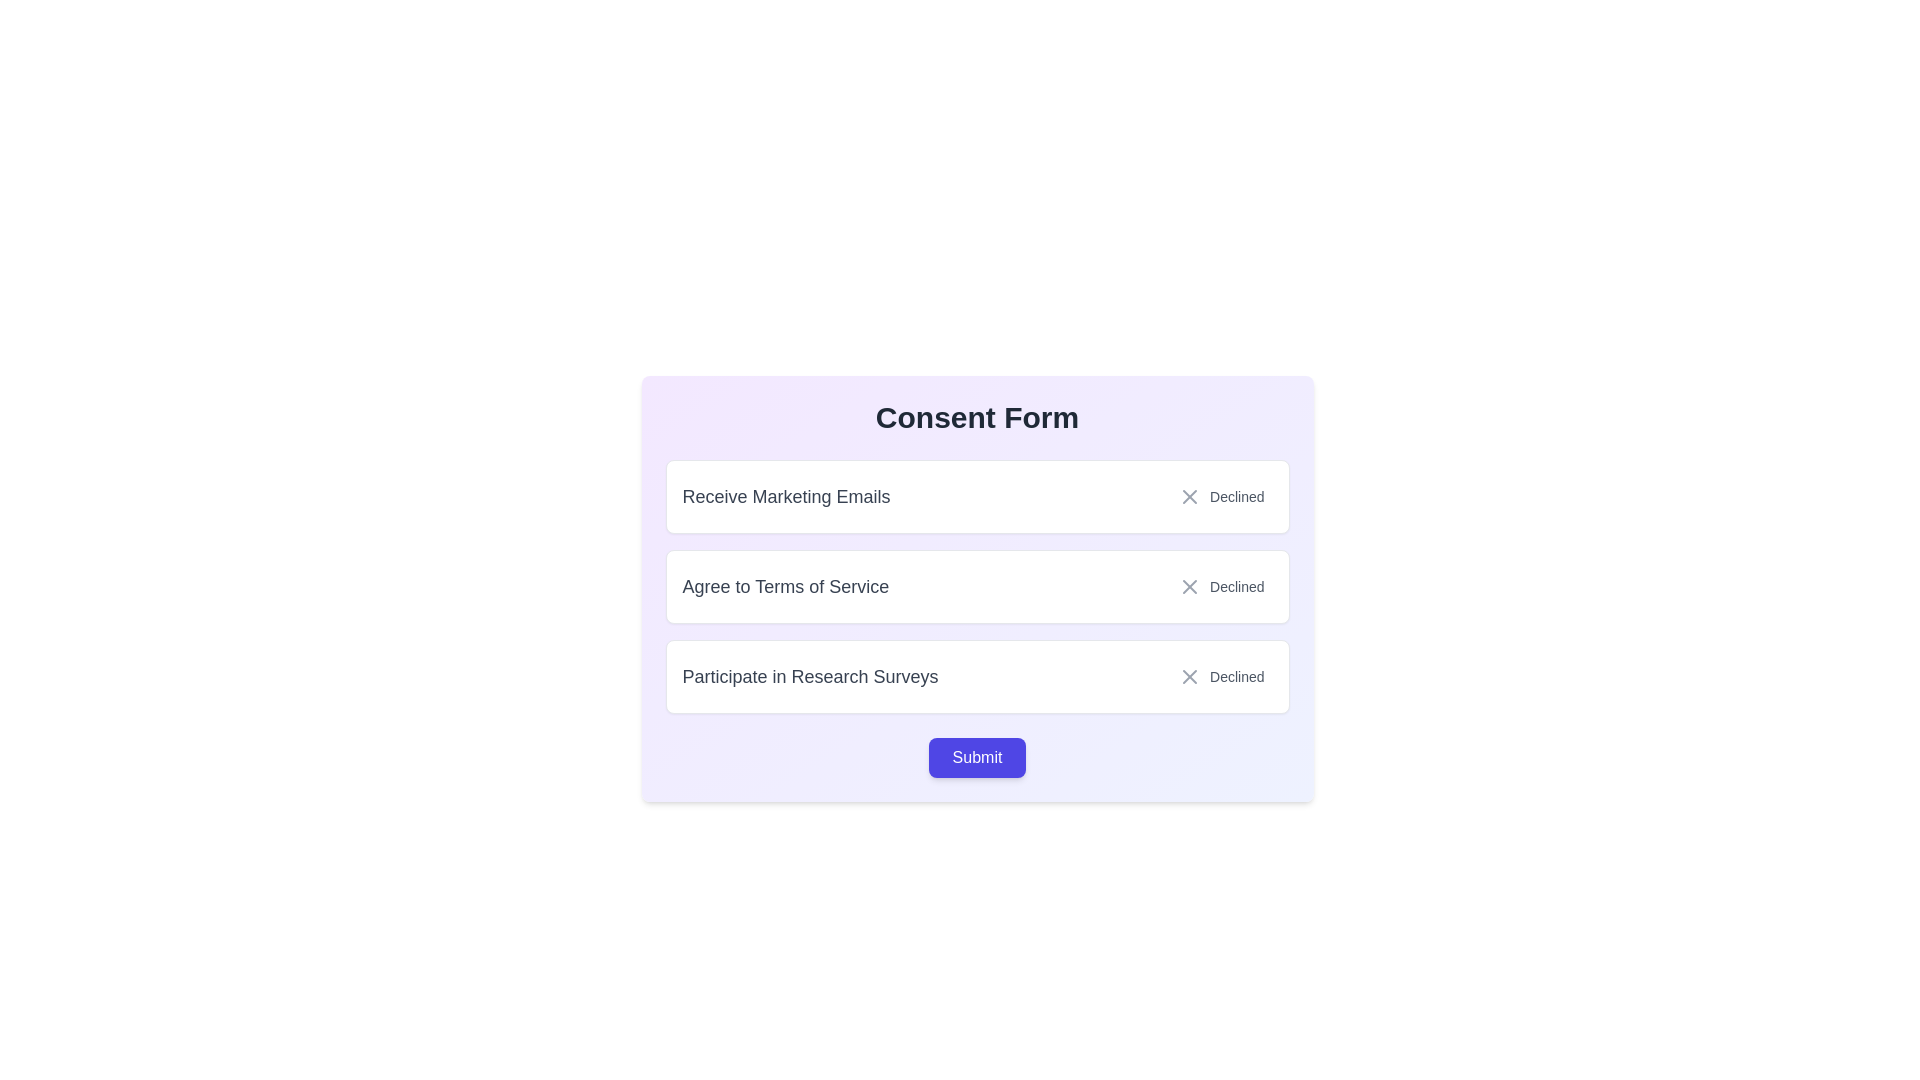 This screenshot has width=1920, height=1080. Describe the element at coordinates (1236, 496) in the screenshot. I see `the status indicator text label that shows 'Receive Marketing Emails' has been declined, located in the first row beneath the 'Consent Form' header, to the far right next to the 'X' icon` at that location.